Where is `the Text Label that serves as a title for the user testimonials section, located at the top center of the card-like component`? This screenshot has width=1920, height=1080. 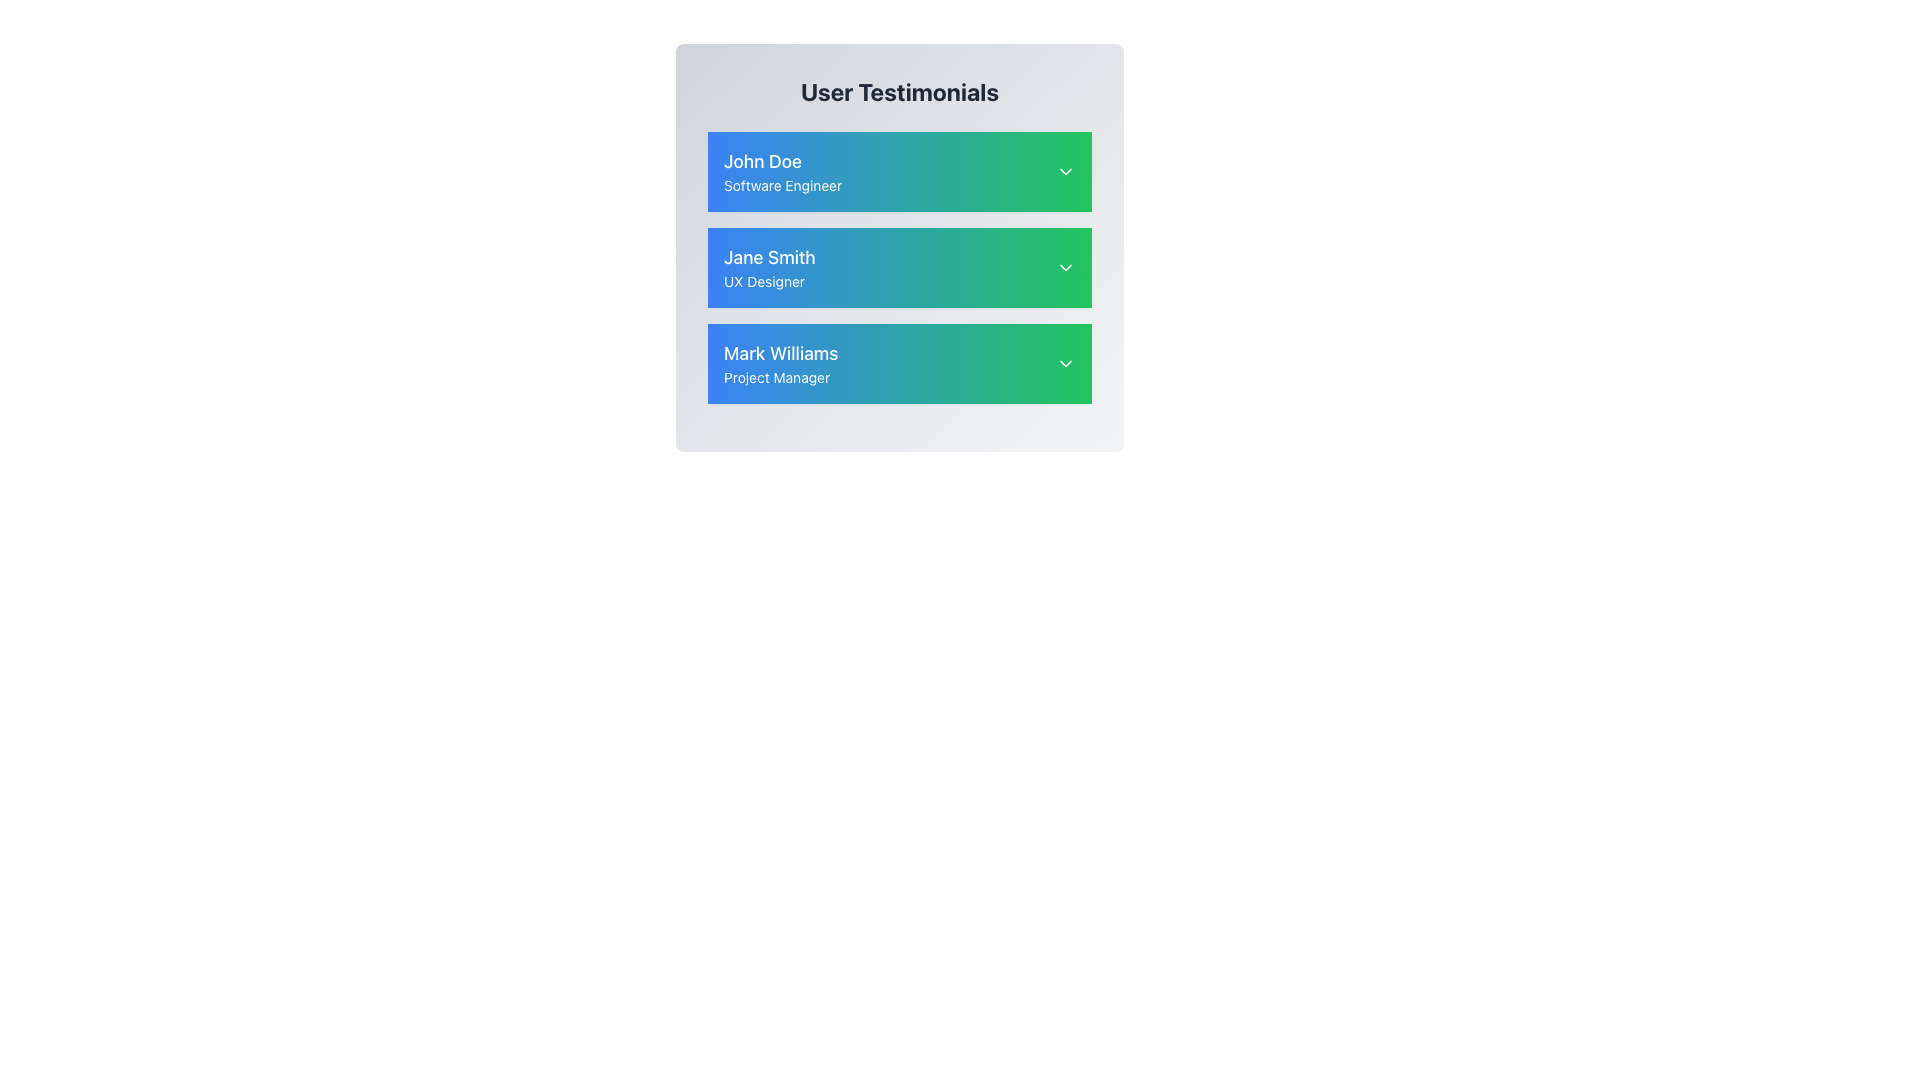
the Text Label that serves as a title for the user testimonials section, located at the top center of the card-like component is located at coordinates (899, 92).